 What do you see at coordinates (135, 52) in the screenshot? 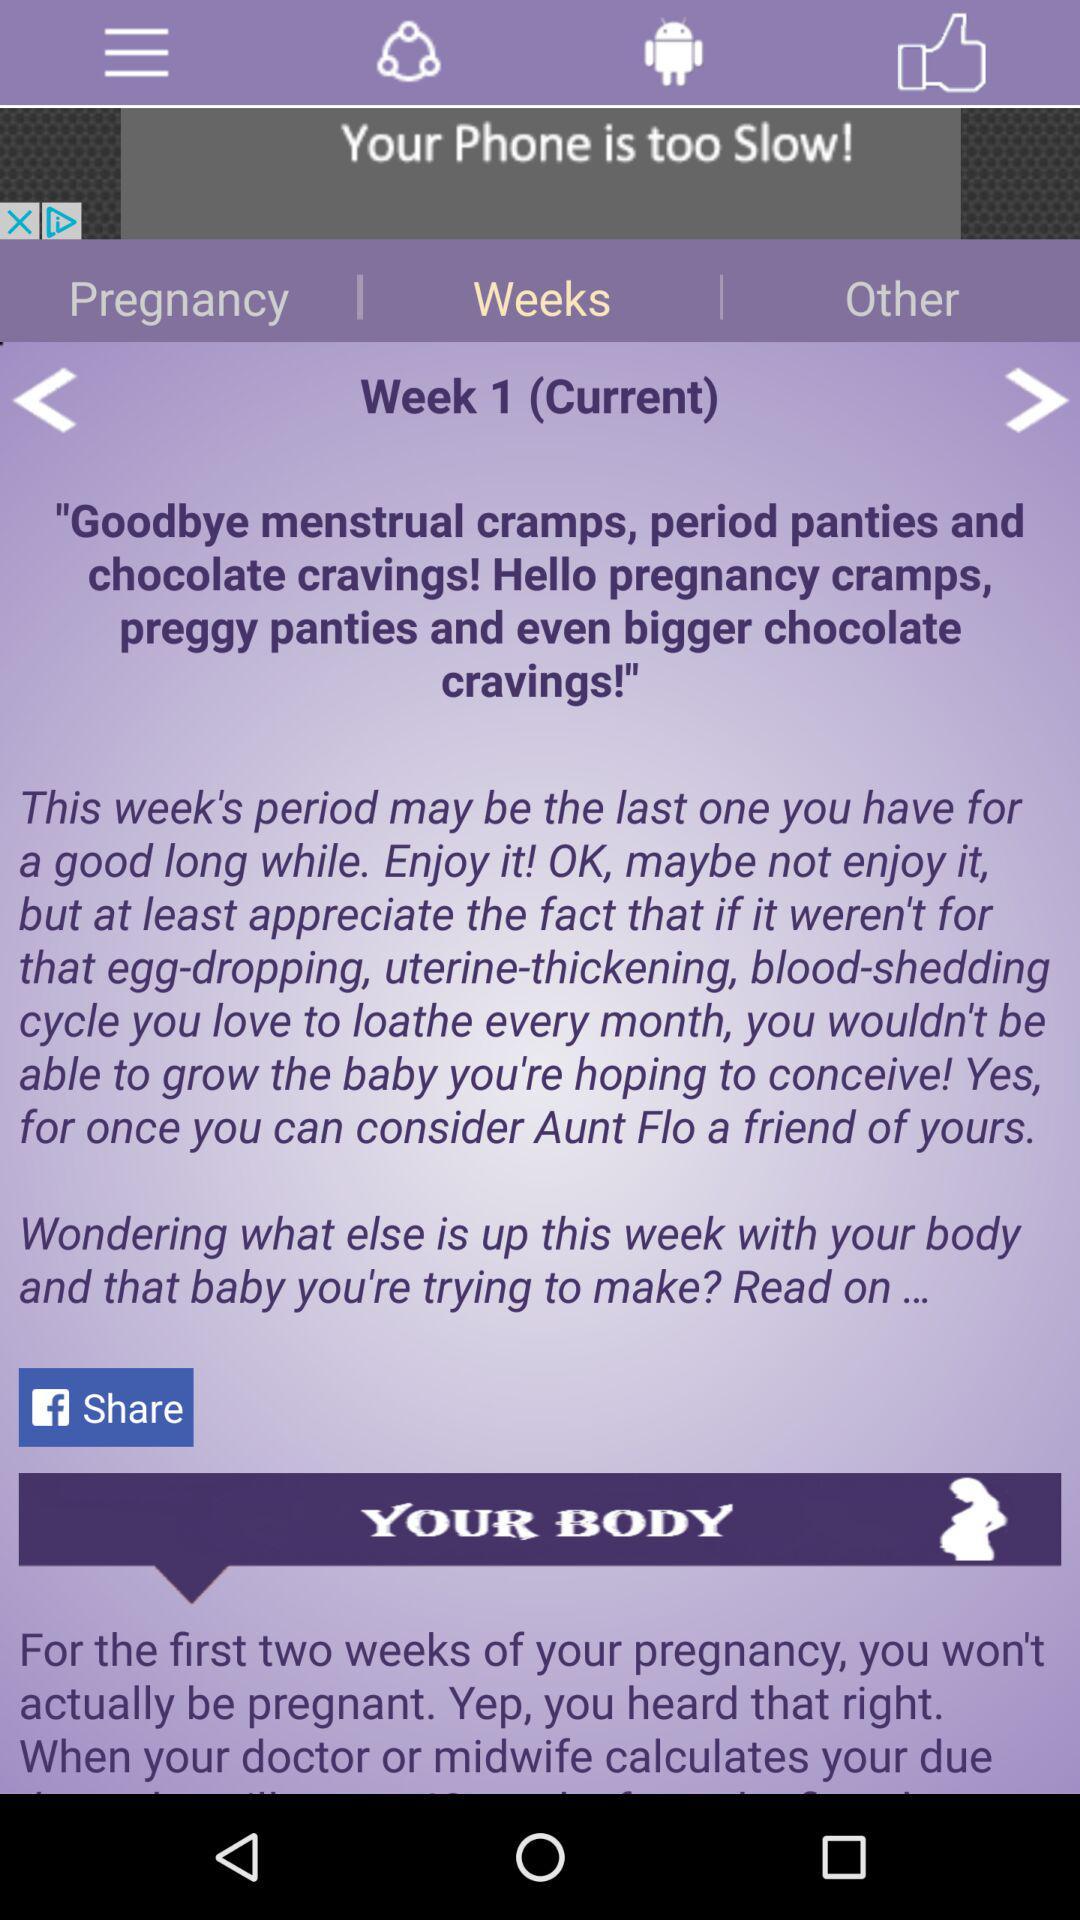
I see `menu` at bounding box center [135, 52].